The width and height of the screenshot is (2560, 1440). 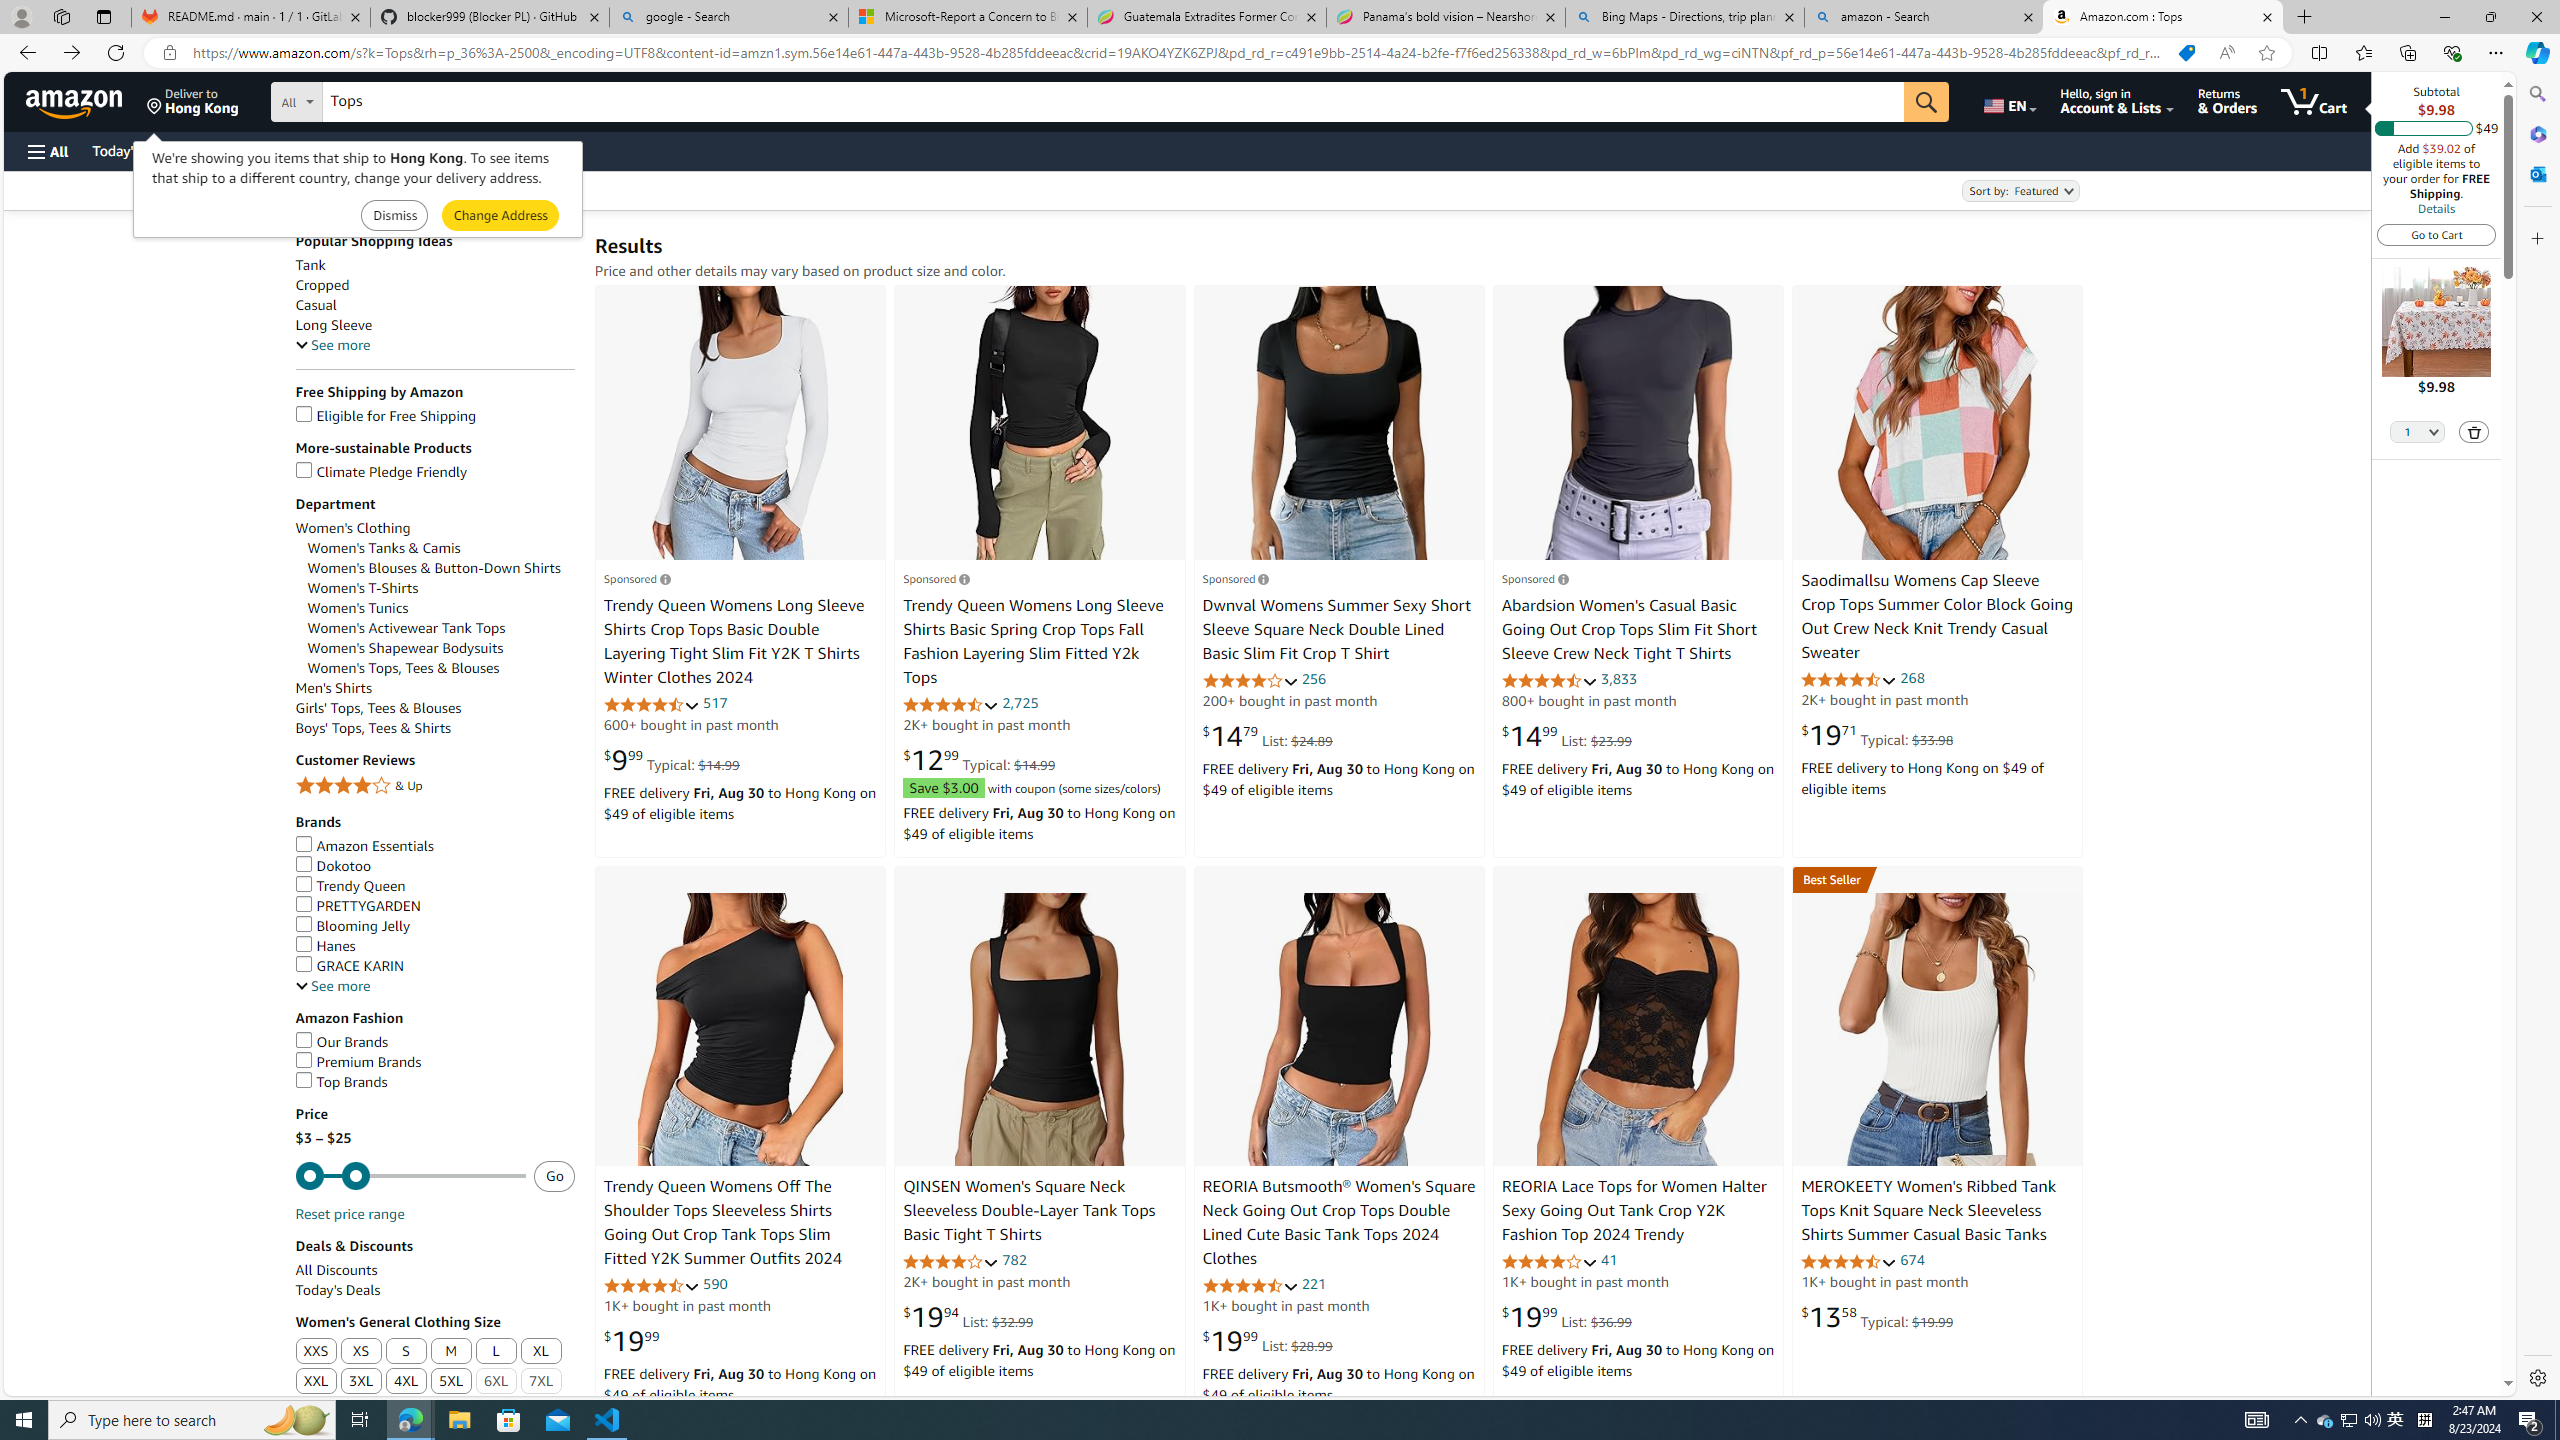 I want to click on 'Women', so click(x=404, y=647).